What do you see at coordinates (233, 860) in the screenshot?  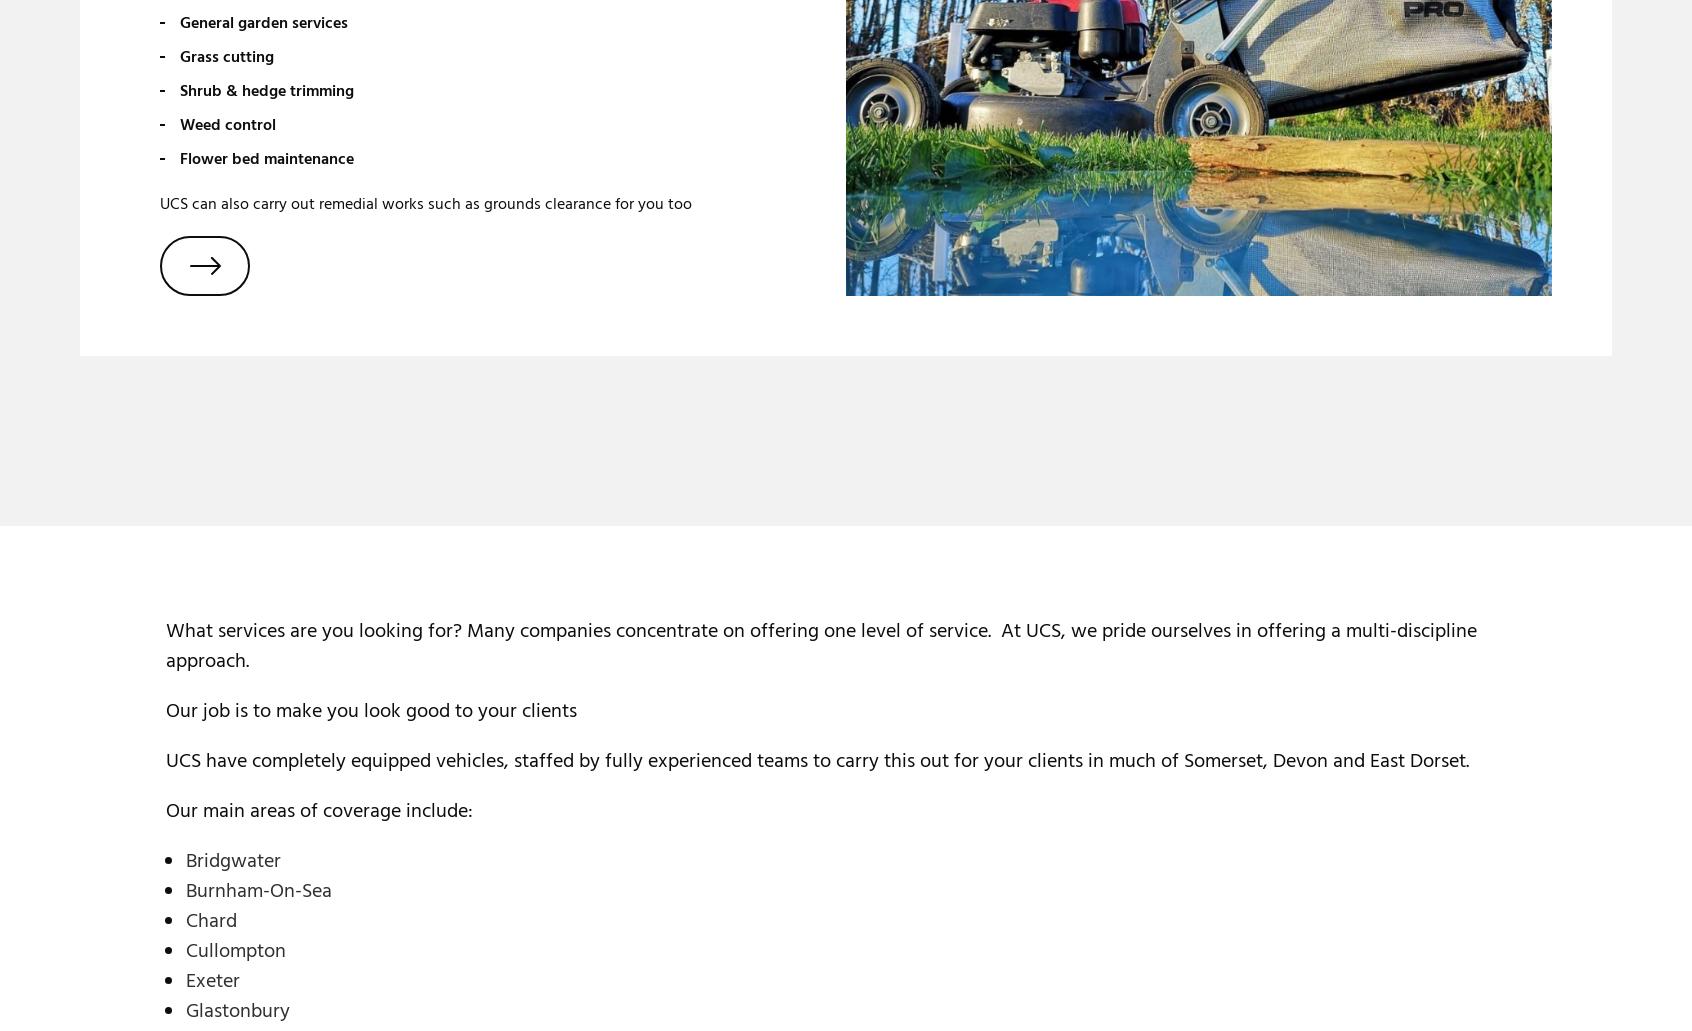 I see `'Bridgwater'` at bounding box center [233, 860].